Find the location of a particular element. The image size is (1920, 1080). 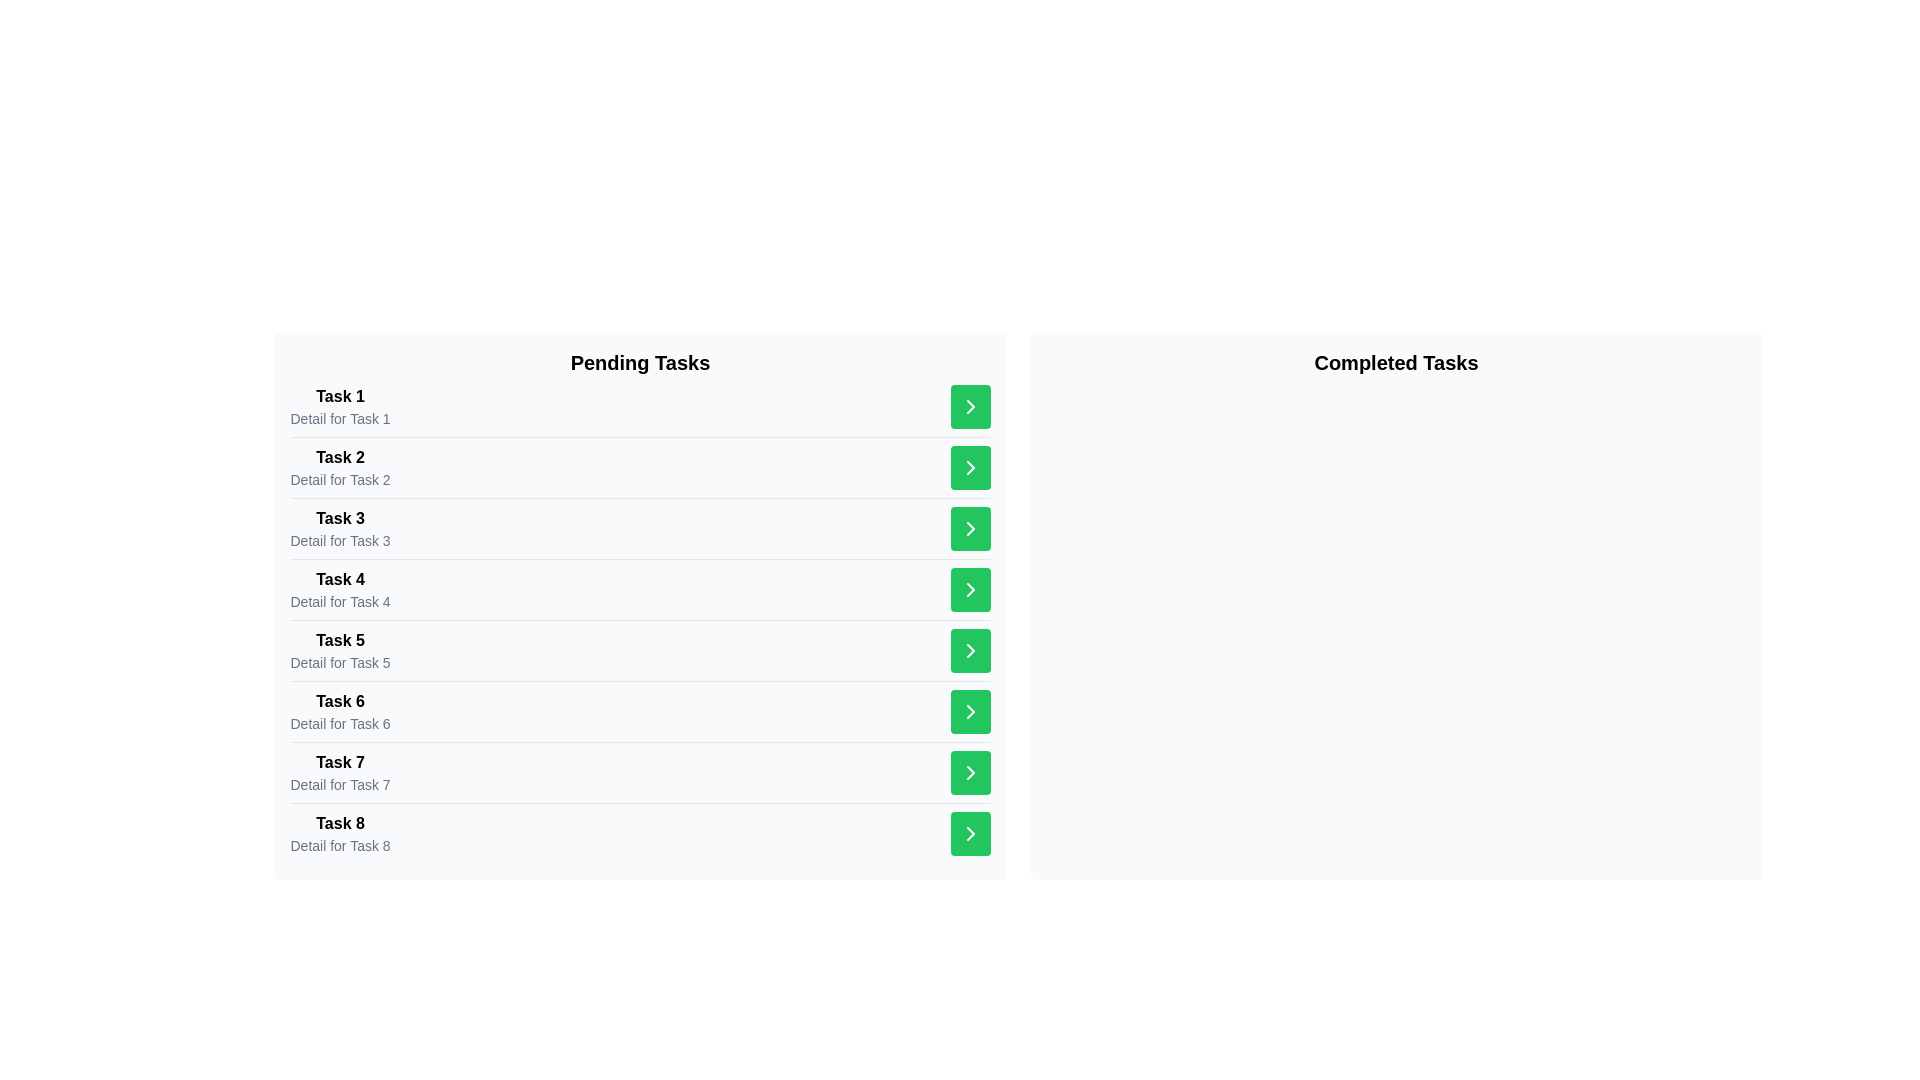

text content of the Text Label located beneath the 'Task 1' header in the 'Pending Tasks' section is located at coordinates (340, 418).